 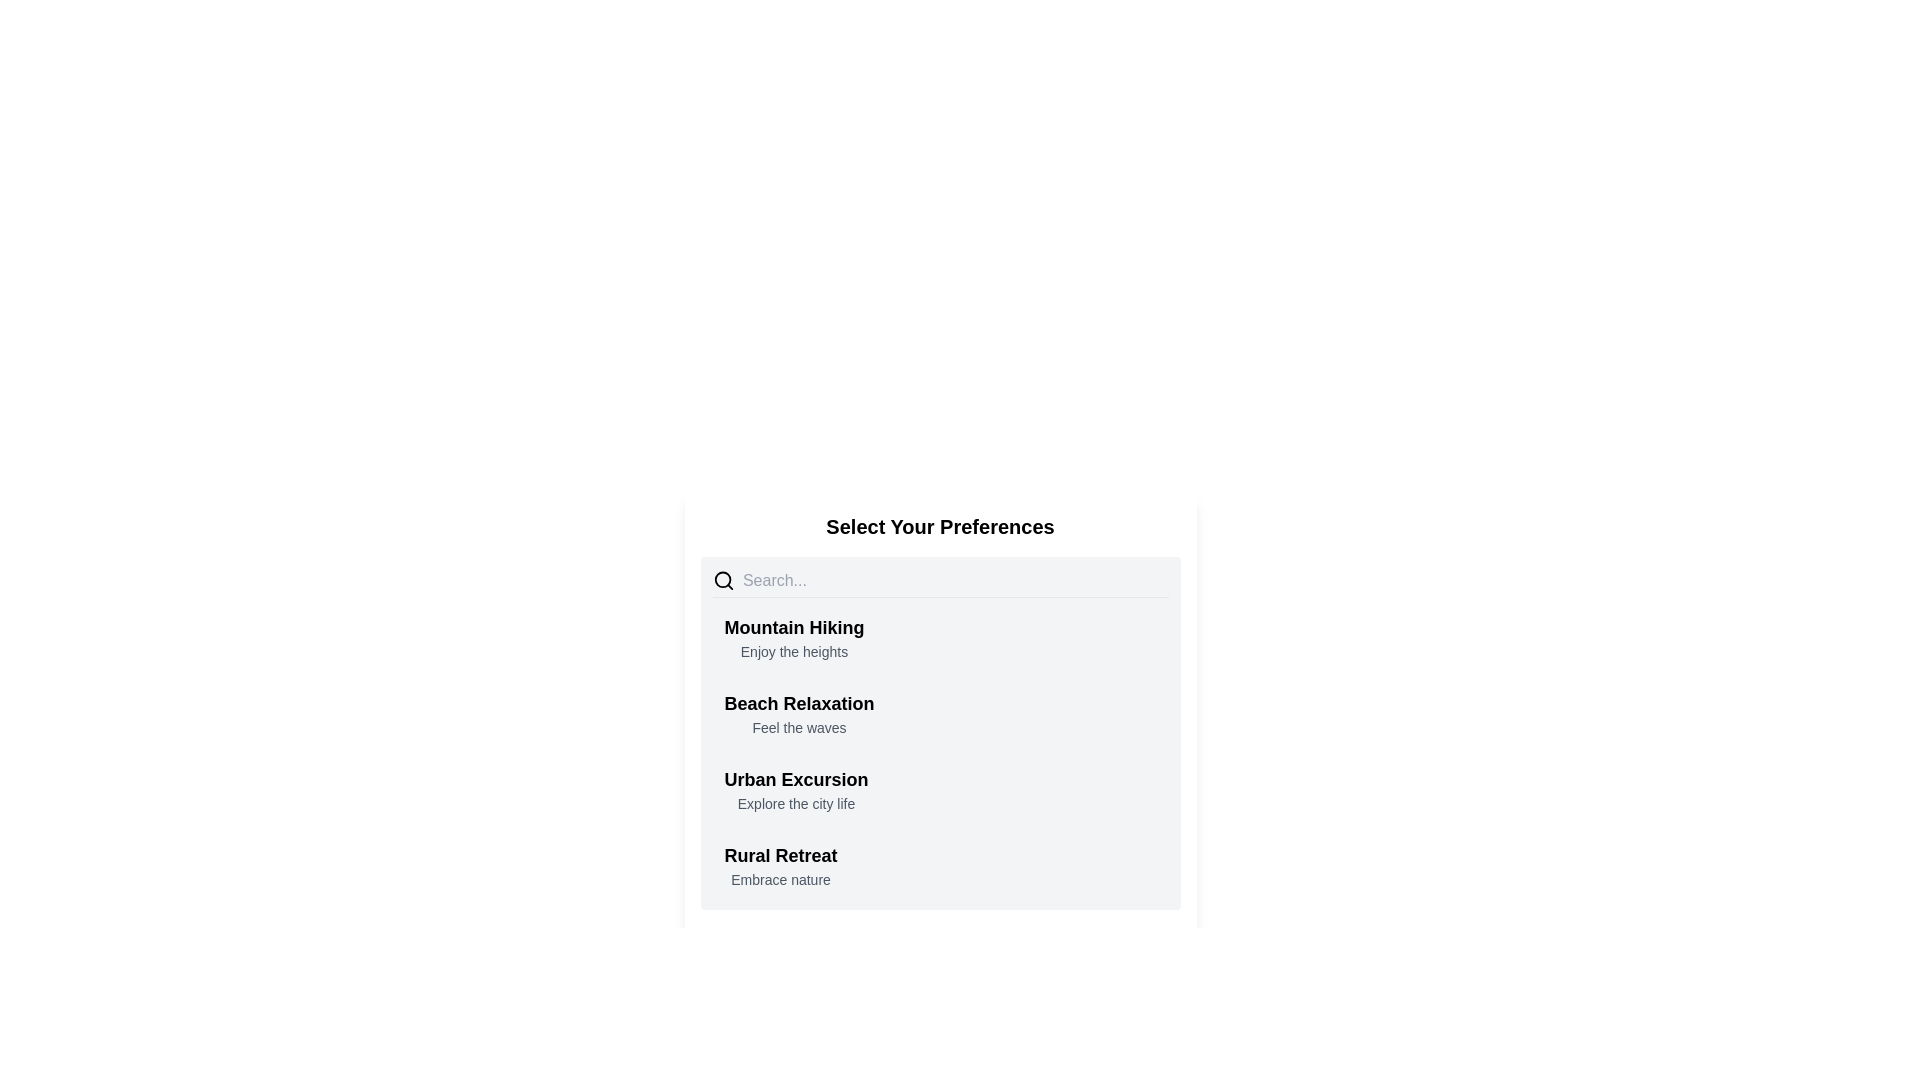 I want to click on the search bar located within the 'Select Your Preferences' section to focus on the field, so click(x=954, y=581).